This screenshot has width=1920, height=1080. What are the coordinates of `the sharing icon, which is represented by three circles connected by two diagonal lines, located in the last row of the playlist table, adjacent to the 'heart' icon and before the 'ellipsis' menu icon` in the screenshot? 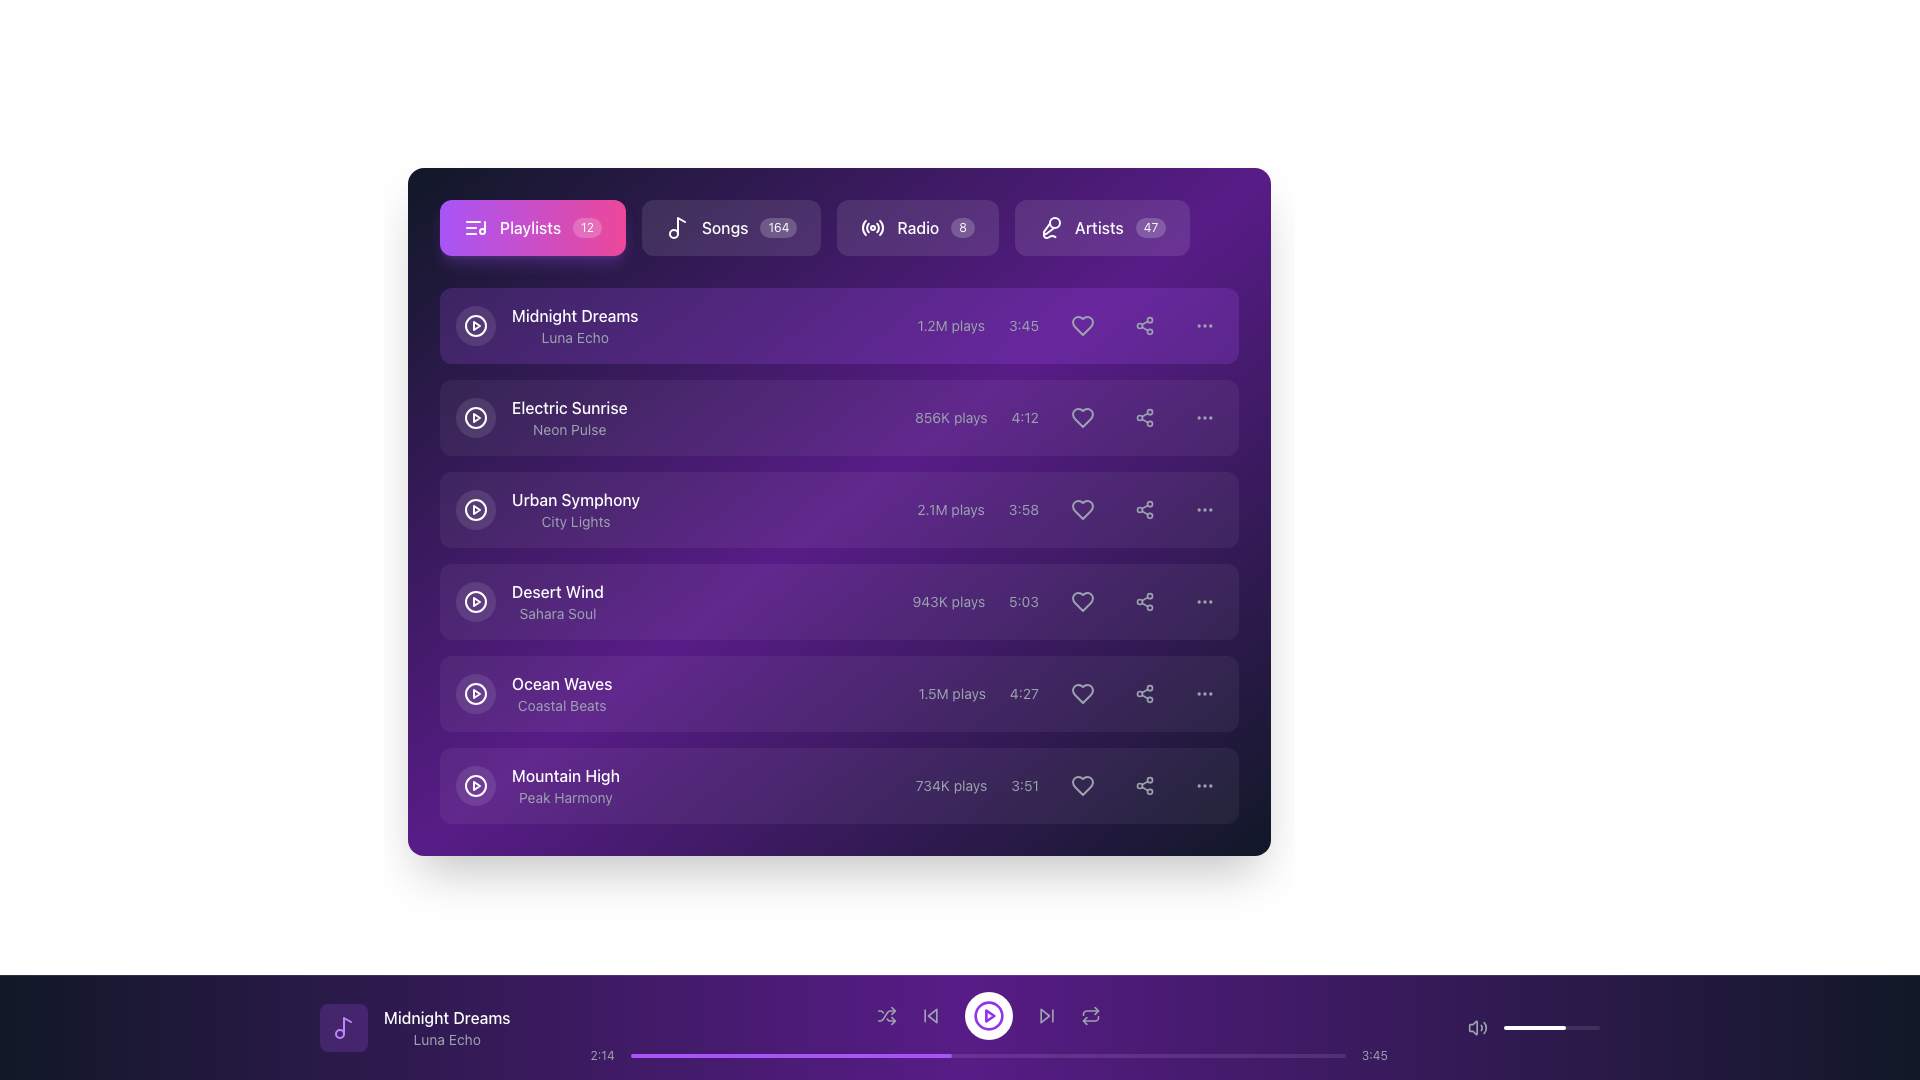 It's located at (1145, 600).